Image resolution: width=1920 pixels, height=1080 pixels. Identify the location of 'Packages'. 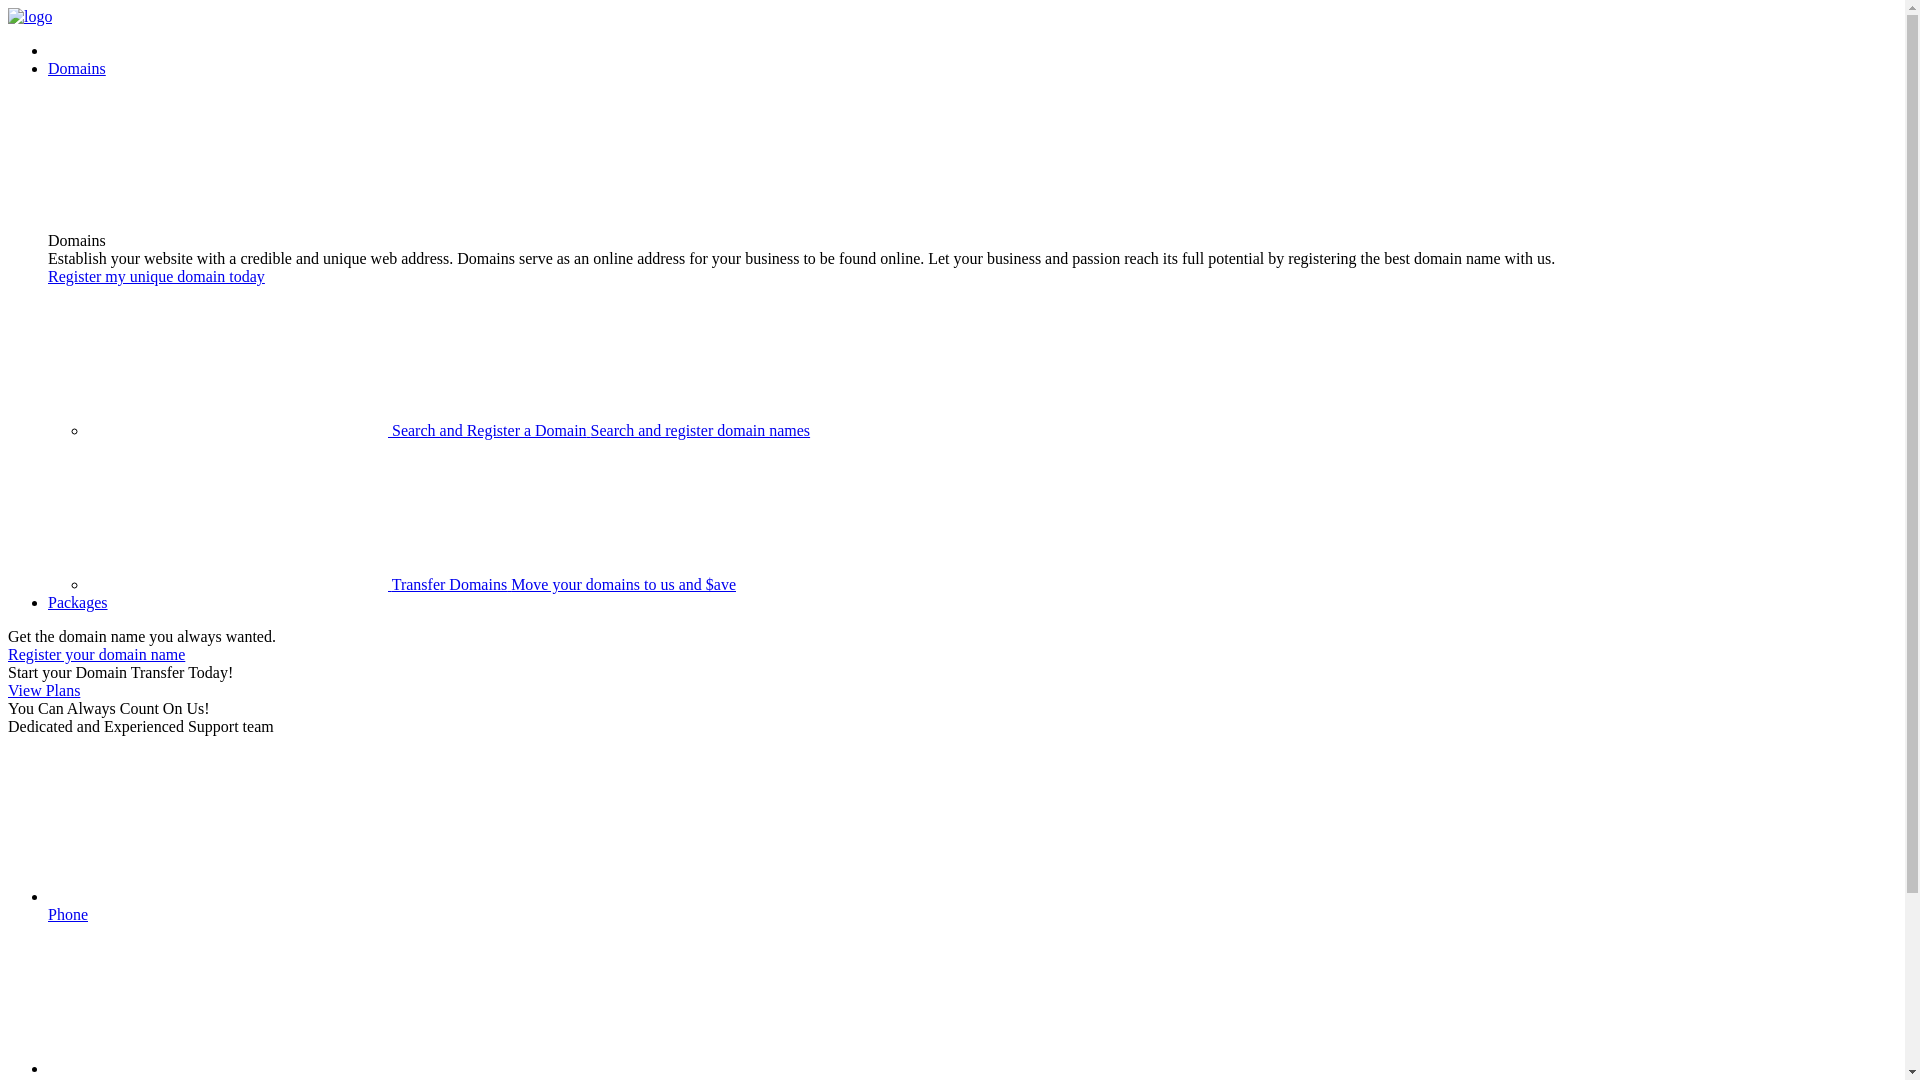
(77, 601).